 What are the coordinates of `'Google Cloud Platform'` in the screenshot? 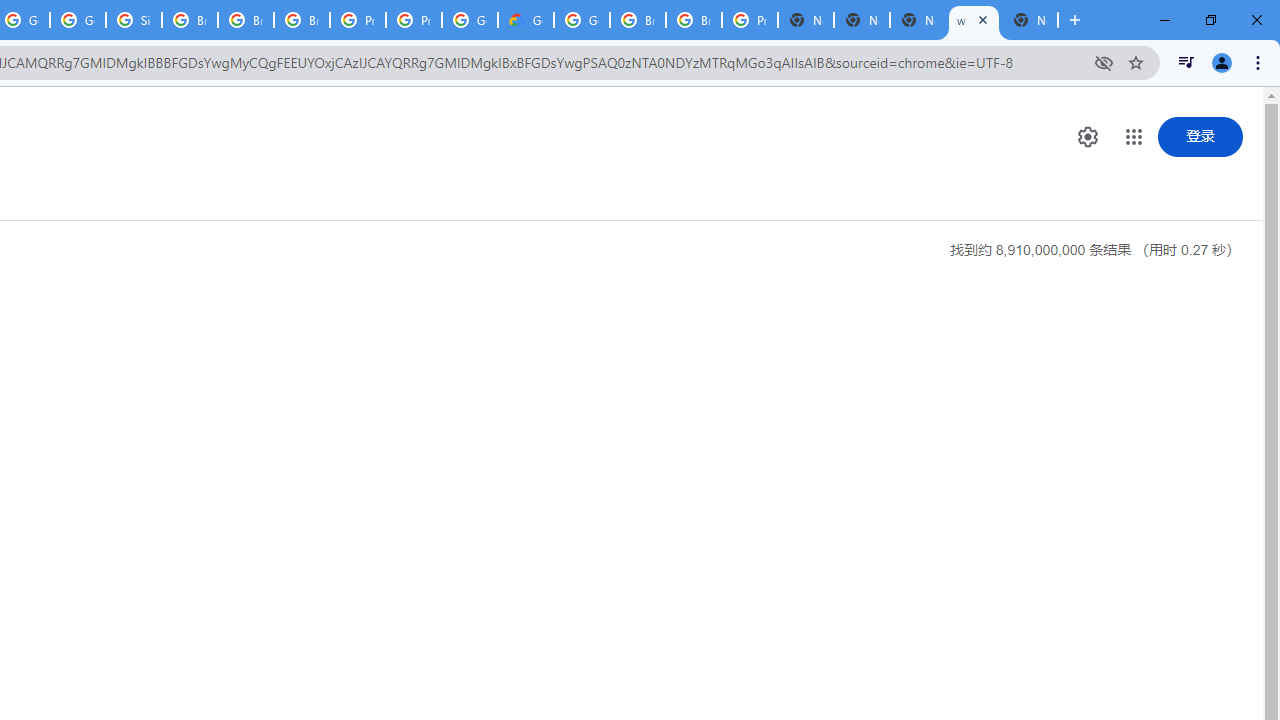 It's located at (581, 20).